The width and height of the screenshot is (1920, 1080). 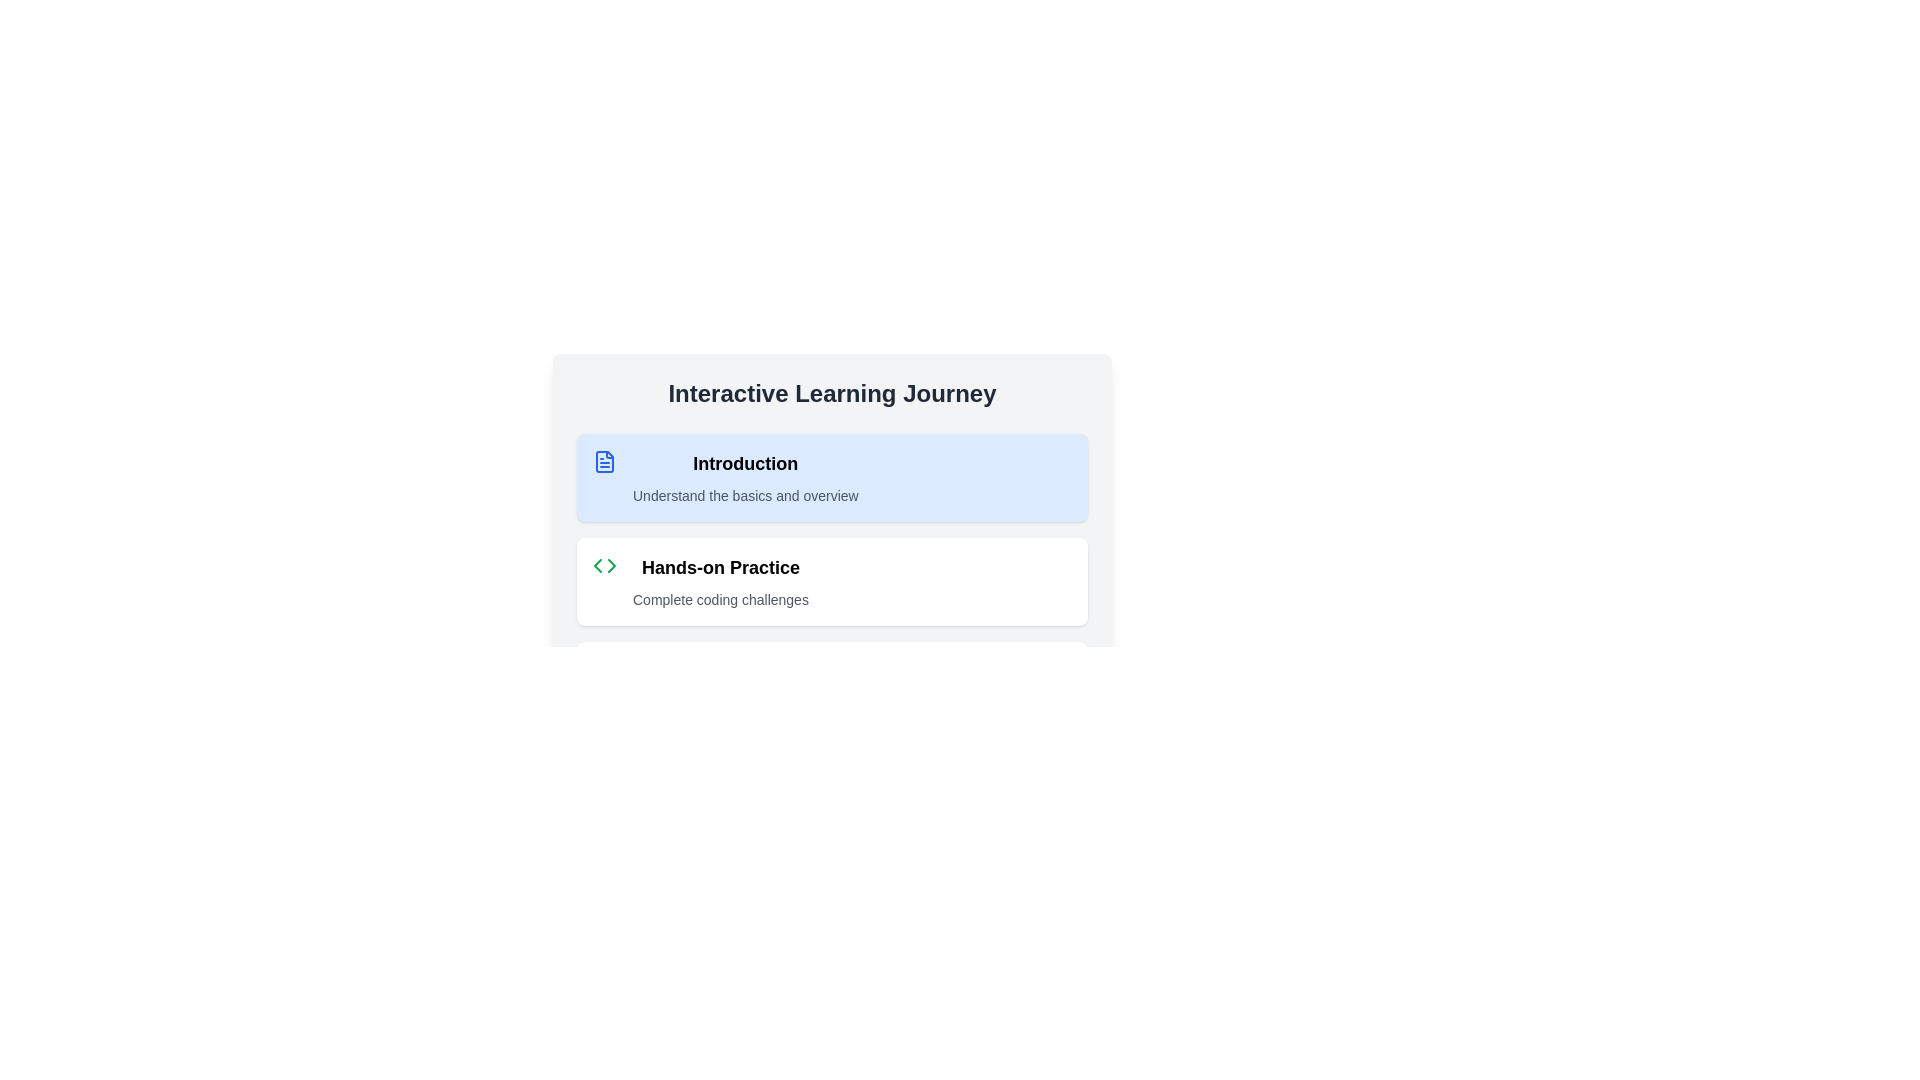 What do you see at coordinates (832, 585) in the screenshot?
I see `the information displayed in the 'Hands-on Practice' marker, which is the second step in the interactive workflow` at bounding box center [832, 585].